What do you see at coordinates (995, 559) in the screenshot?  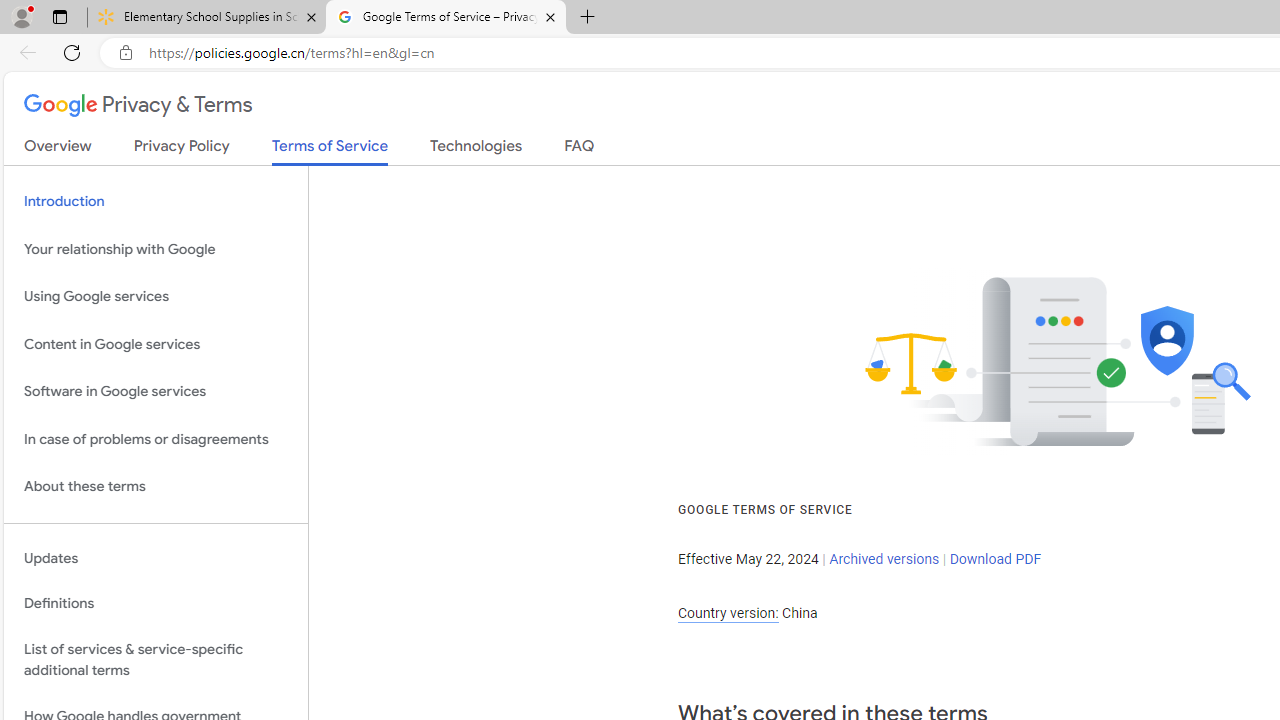 I see `'Download PDF'` at bounding box center [995, 559].